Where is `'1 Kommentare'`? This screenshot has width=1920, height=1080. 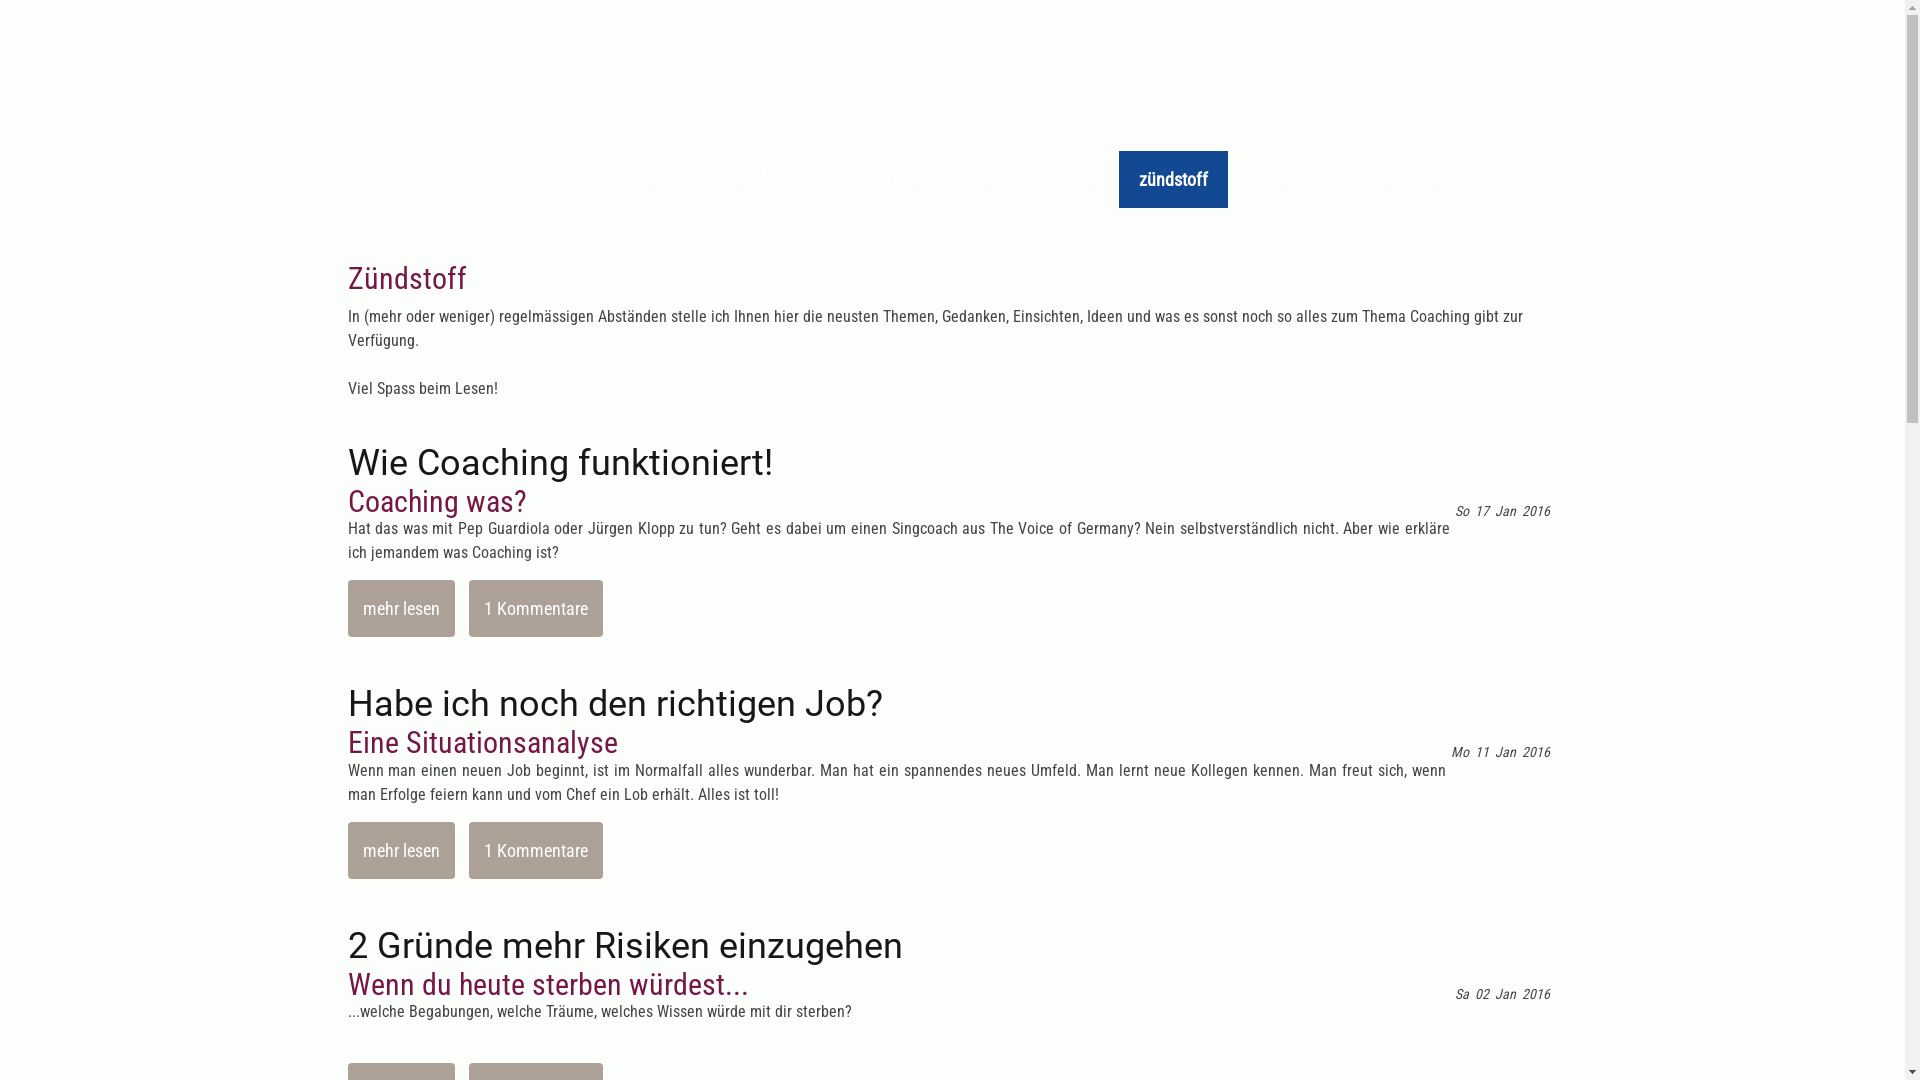 '1 Kommentare' is located at coordinates (534, 607).